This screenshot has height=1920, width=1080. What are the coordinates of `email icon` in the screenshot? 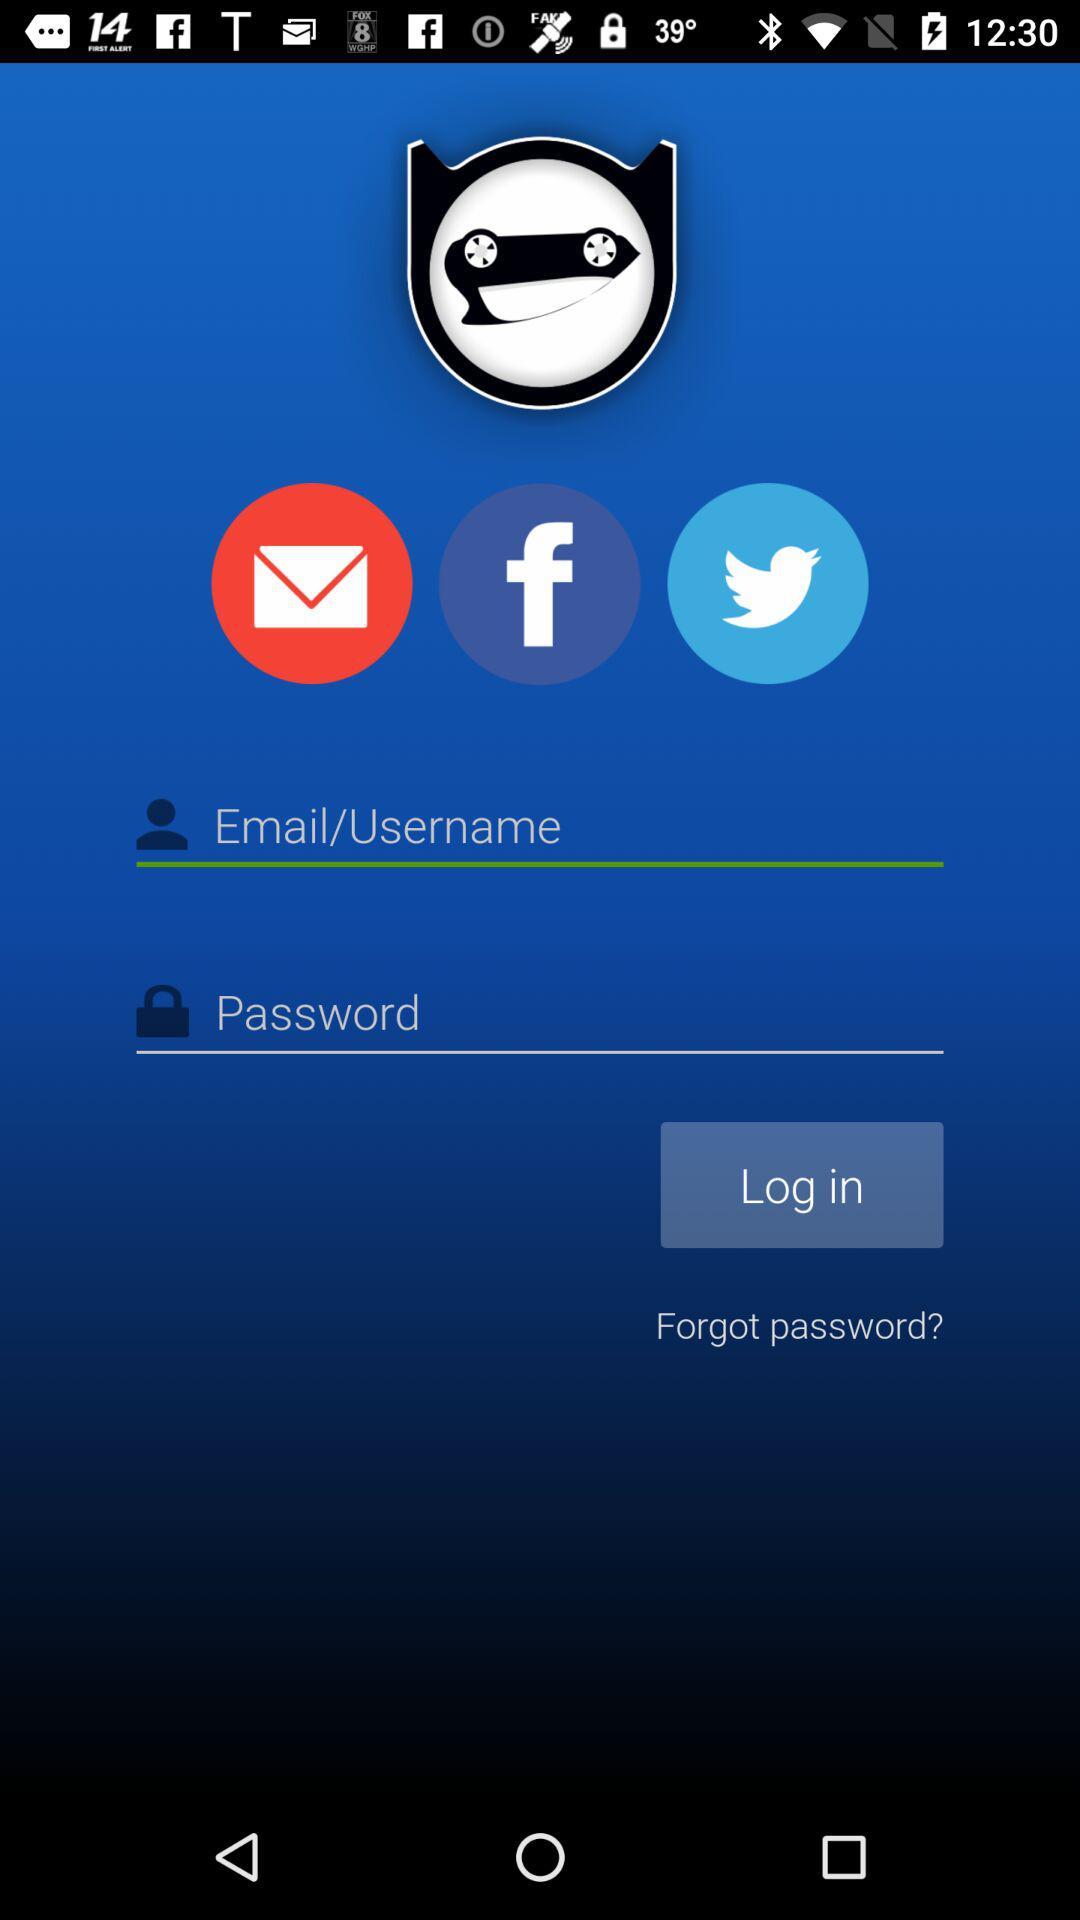 It's located at (312, 582).